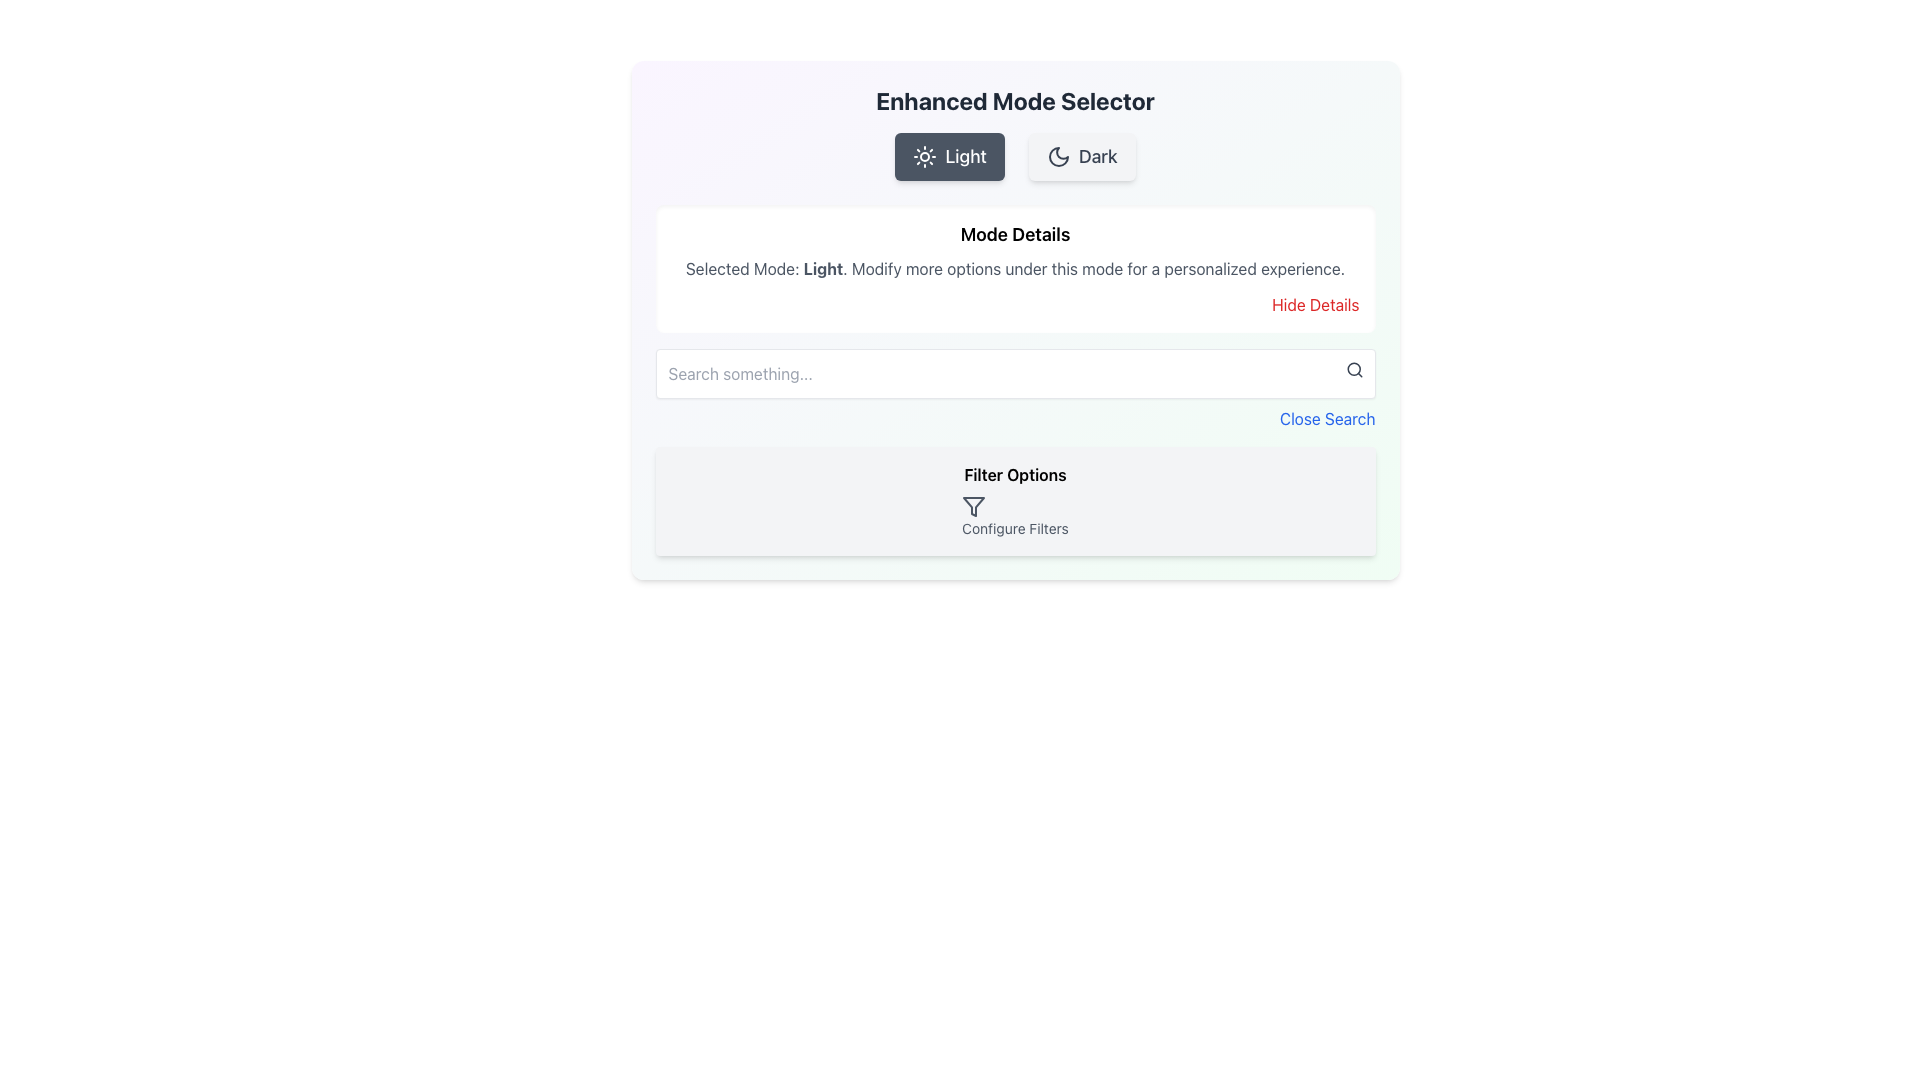 Image resolution: width=1920 pixels, height=1080 pixels. I want to click on the red underlined text link 'Hide Details' located at the extreme right of the 'Mode Details' section to hide additional details, so click(1315, 304).